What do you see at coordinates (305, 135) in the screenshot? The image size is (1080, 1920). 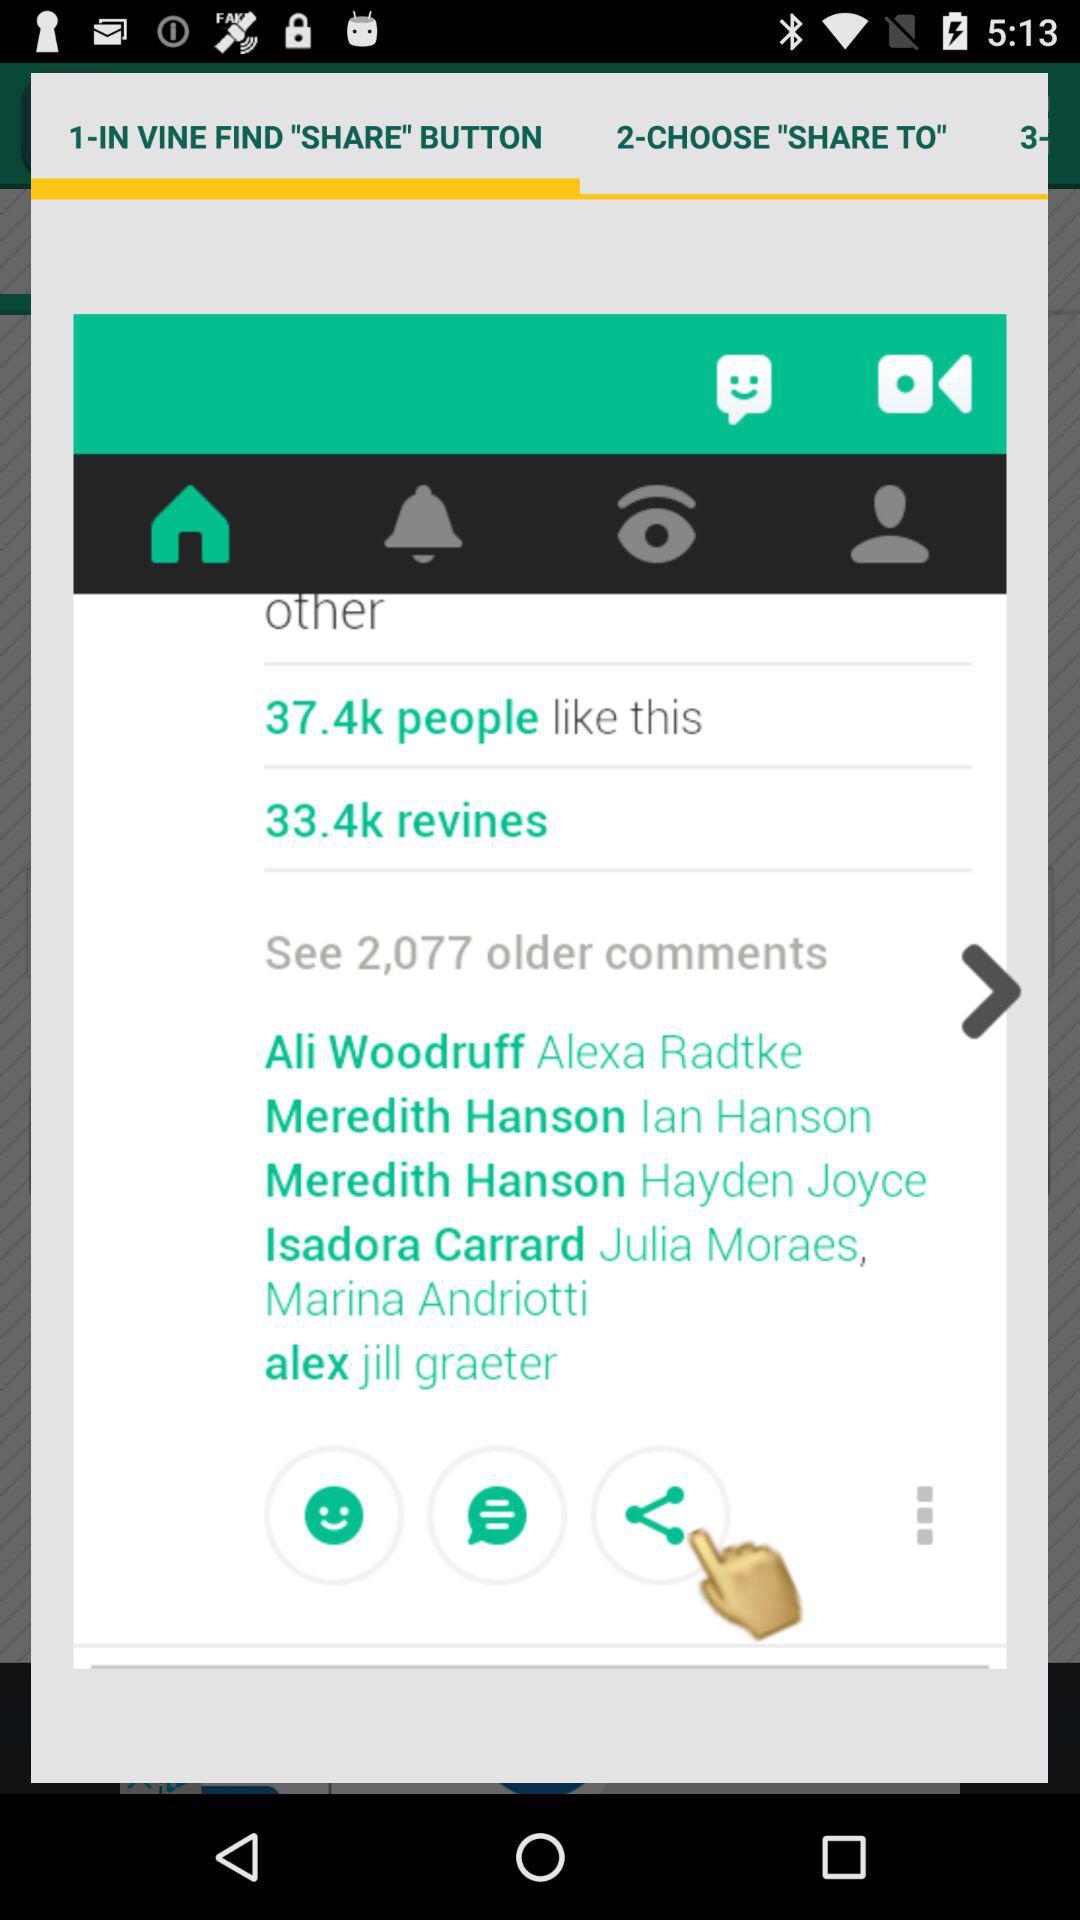 I see `1 in vine item` at bounding box center [305, 135].